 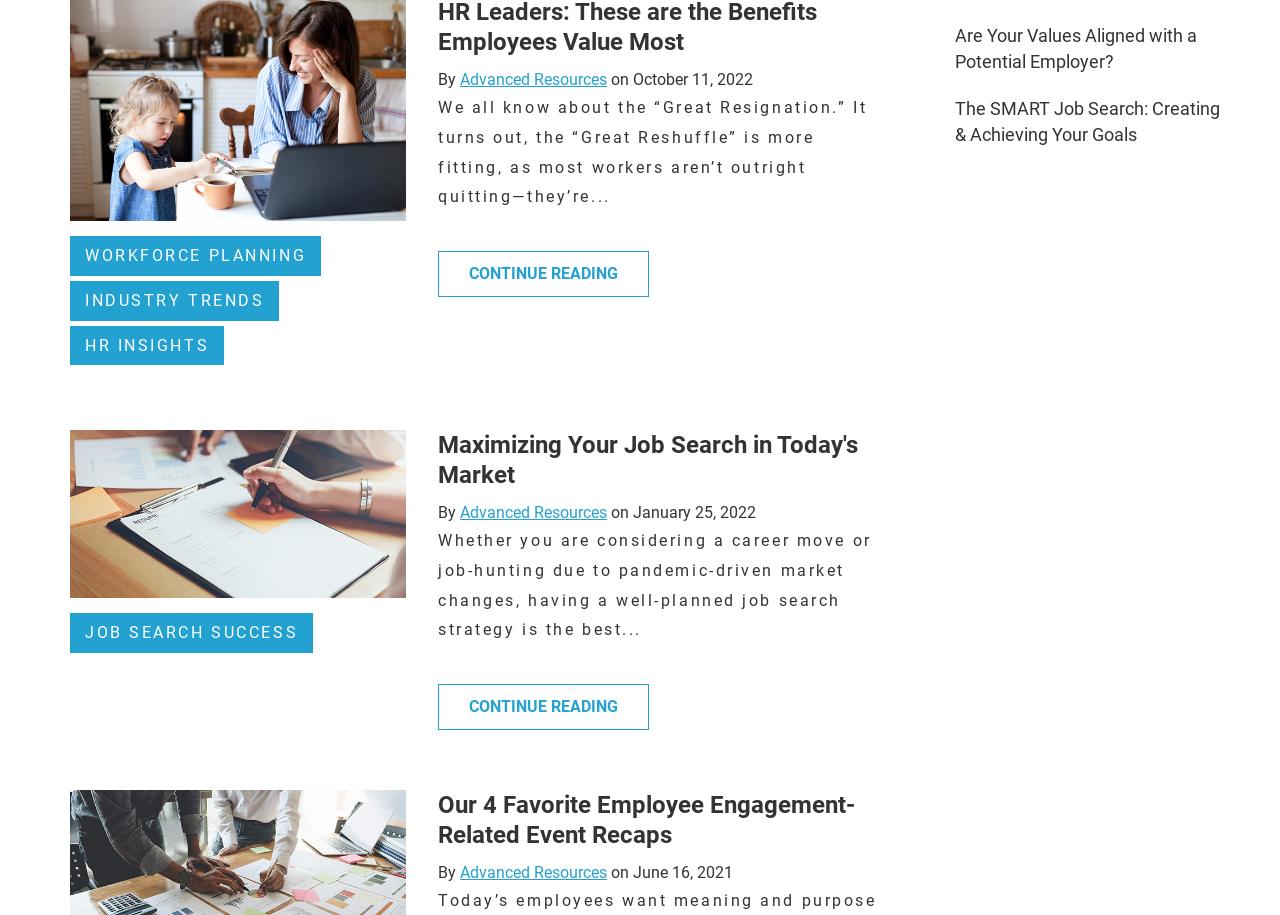 I want to click on 'Our 4 Favorite Employee Engagement-Related Event Recaps', so click(x=435, y=820).